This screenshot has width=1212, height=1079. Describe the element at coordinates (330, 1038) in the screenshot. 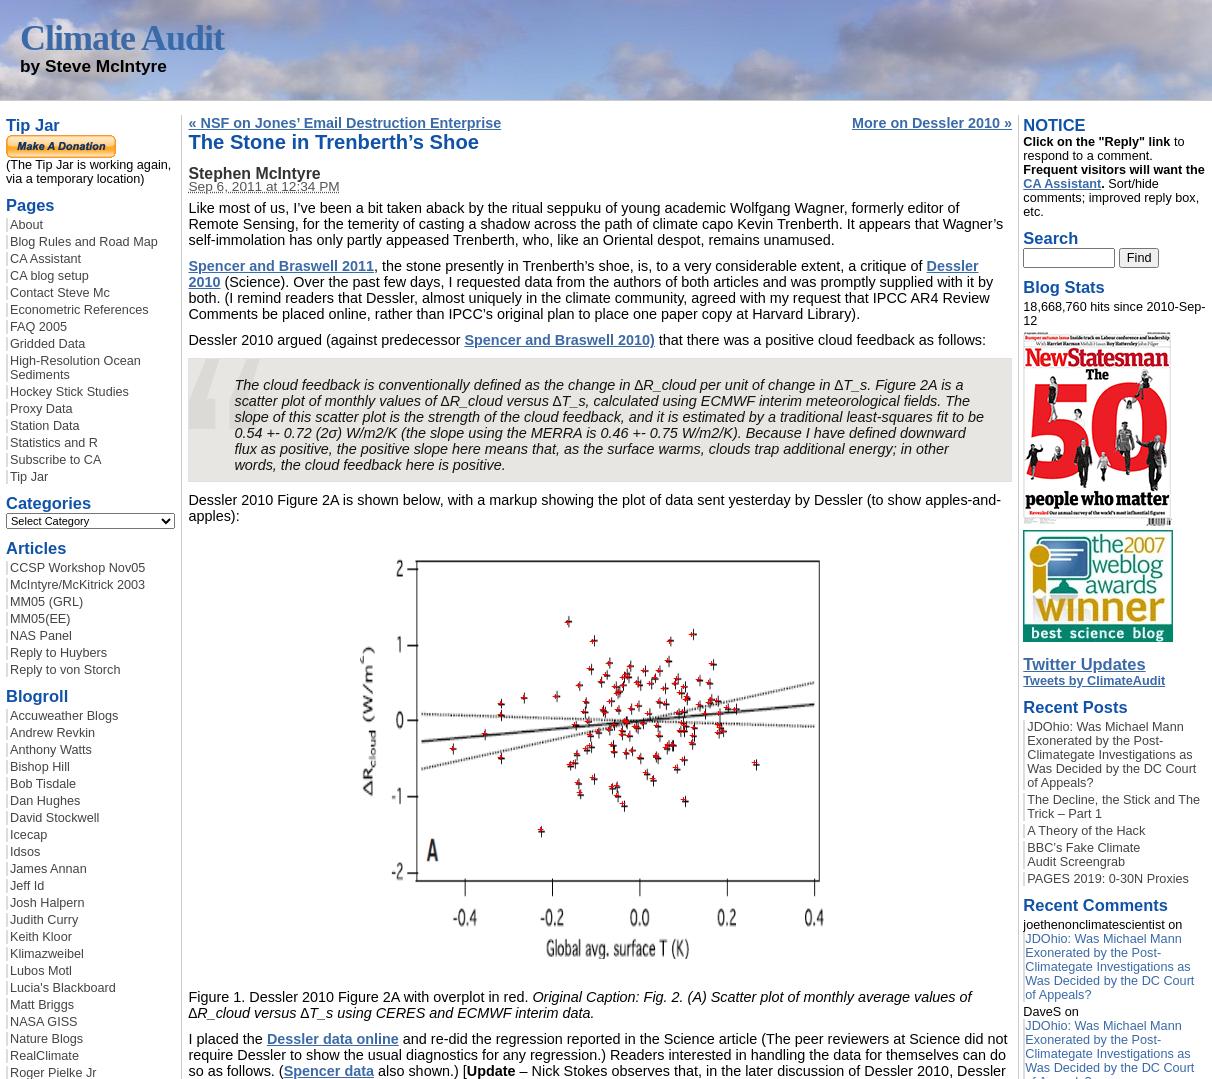

I see `'Dessler data online'` at that location.